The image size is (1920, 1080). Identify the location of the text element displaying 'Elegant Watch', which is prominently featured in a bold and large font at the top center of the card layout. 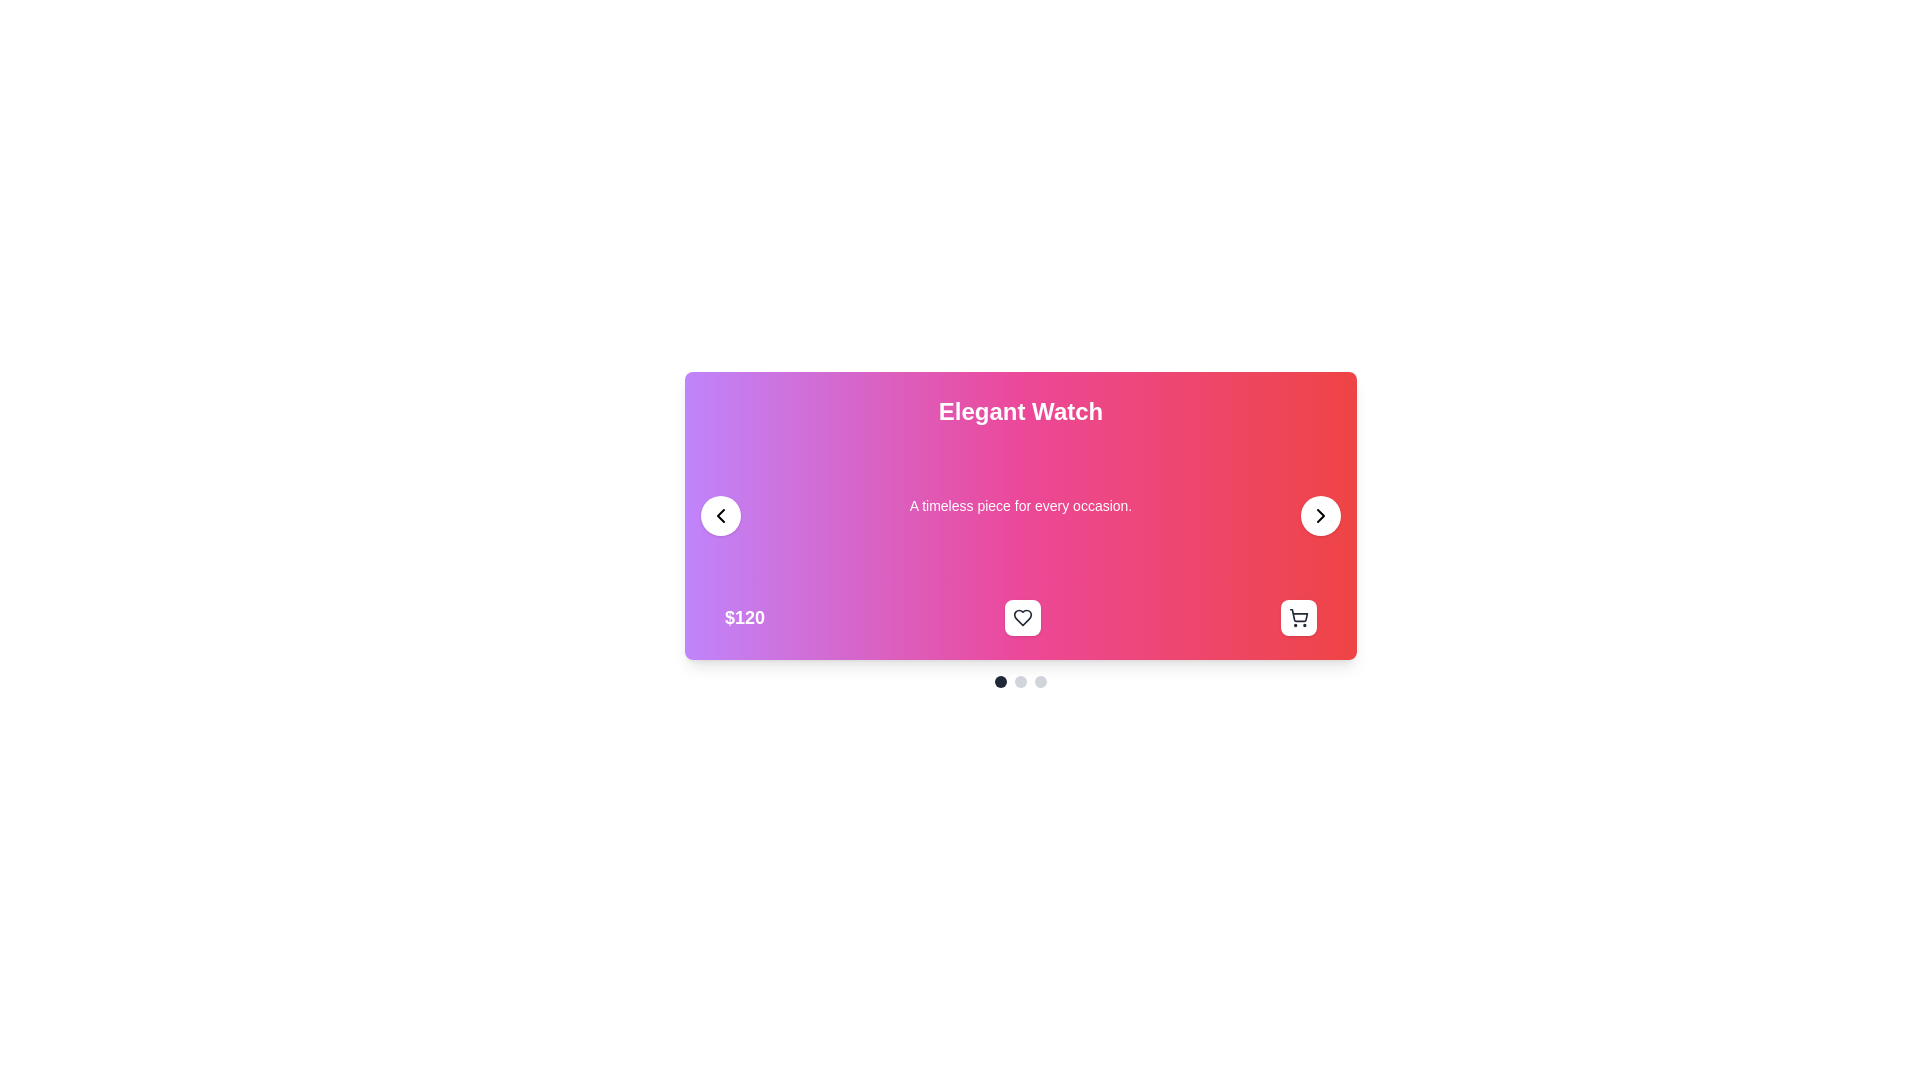
(1021, 411).